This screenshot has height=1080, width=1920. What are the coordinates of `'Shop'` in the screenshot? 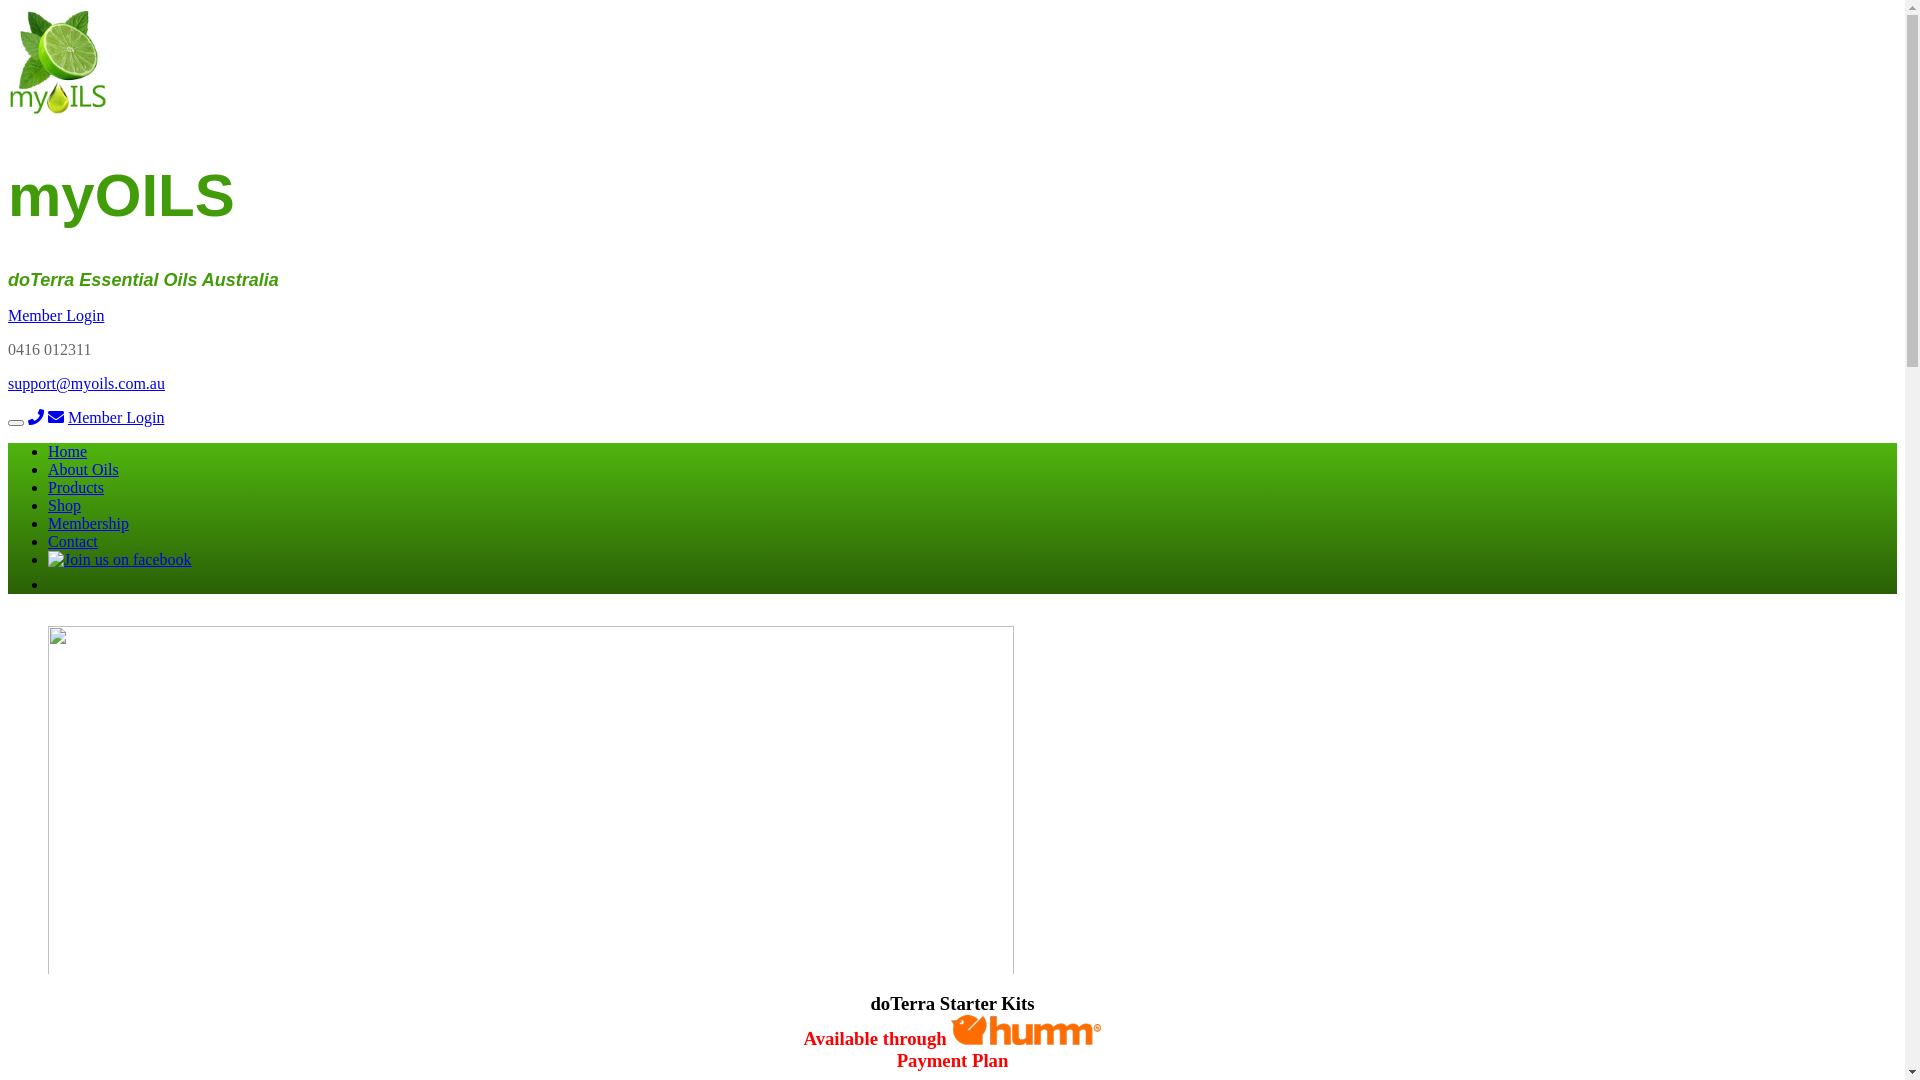 It's located at (64, 504).